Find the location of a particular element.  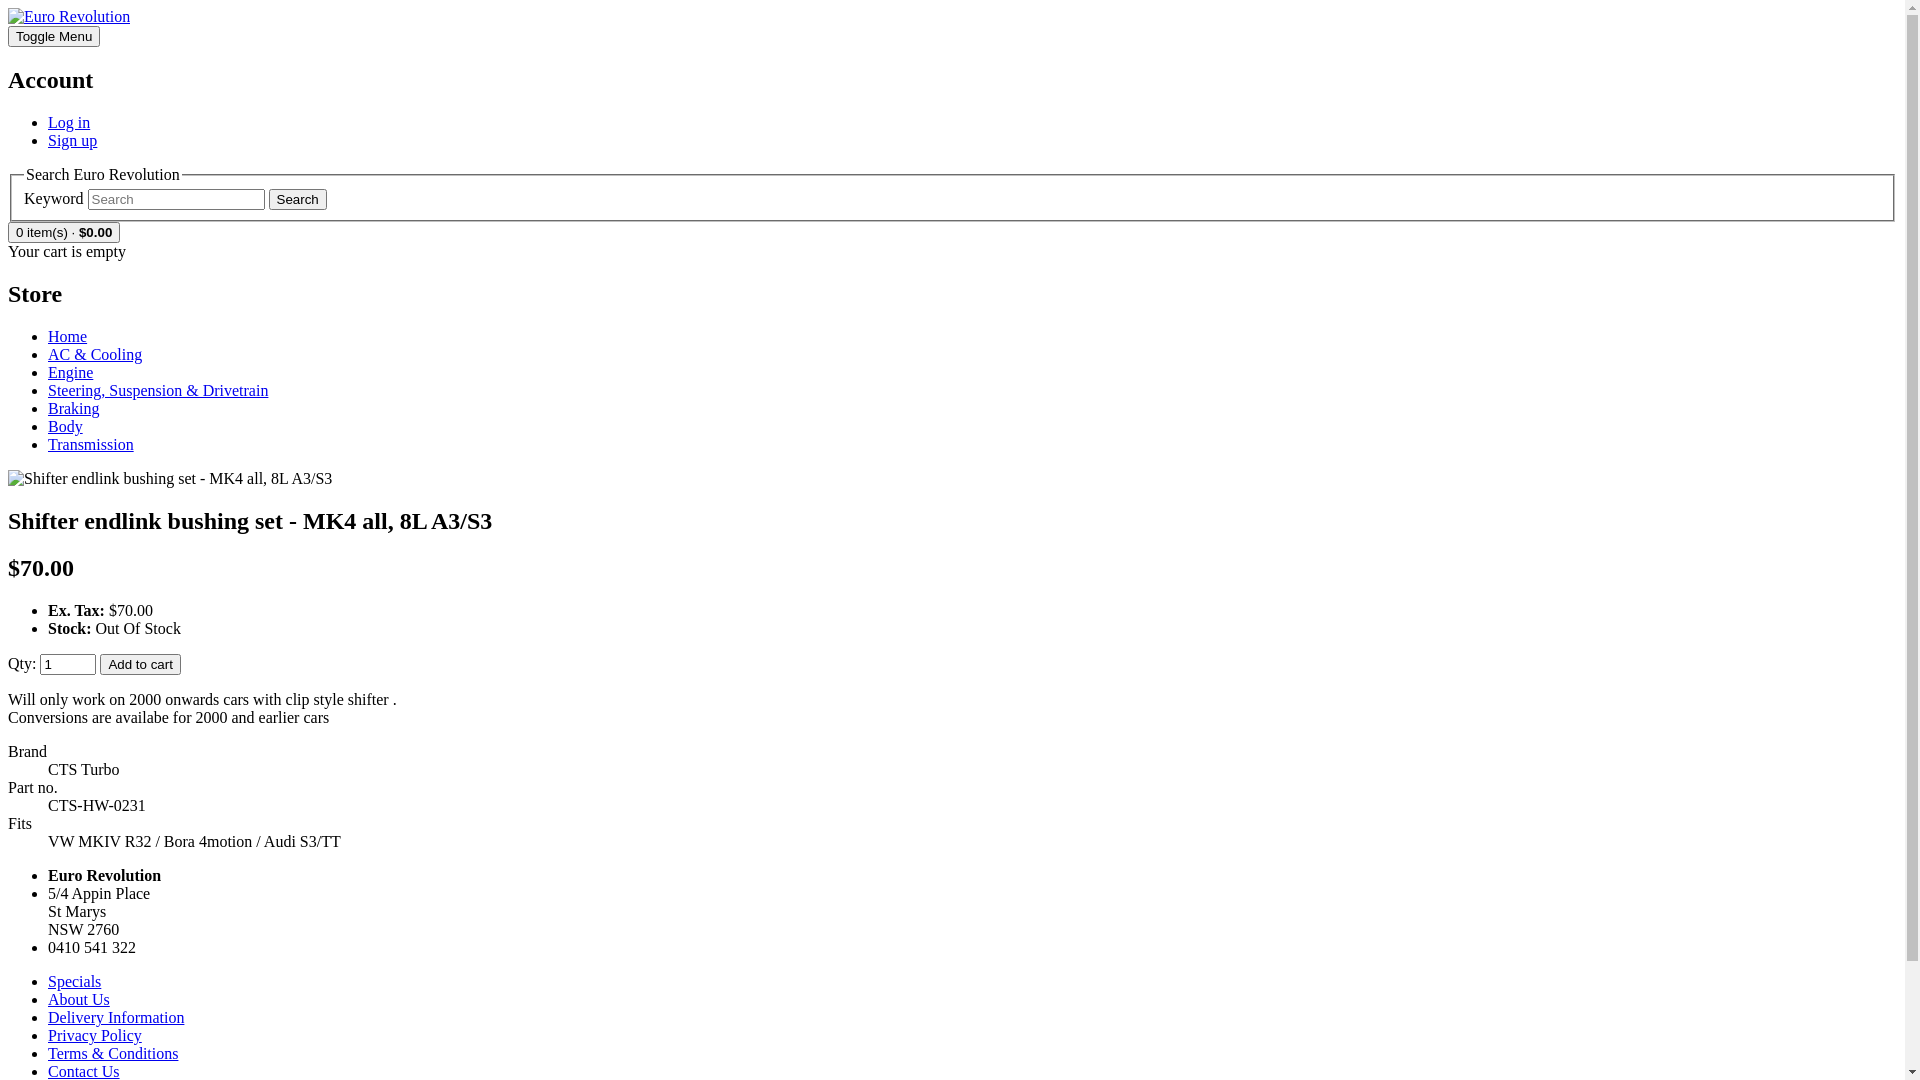

'Transmission' is located at coordinates (90, 443).